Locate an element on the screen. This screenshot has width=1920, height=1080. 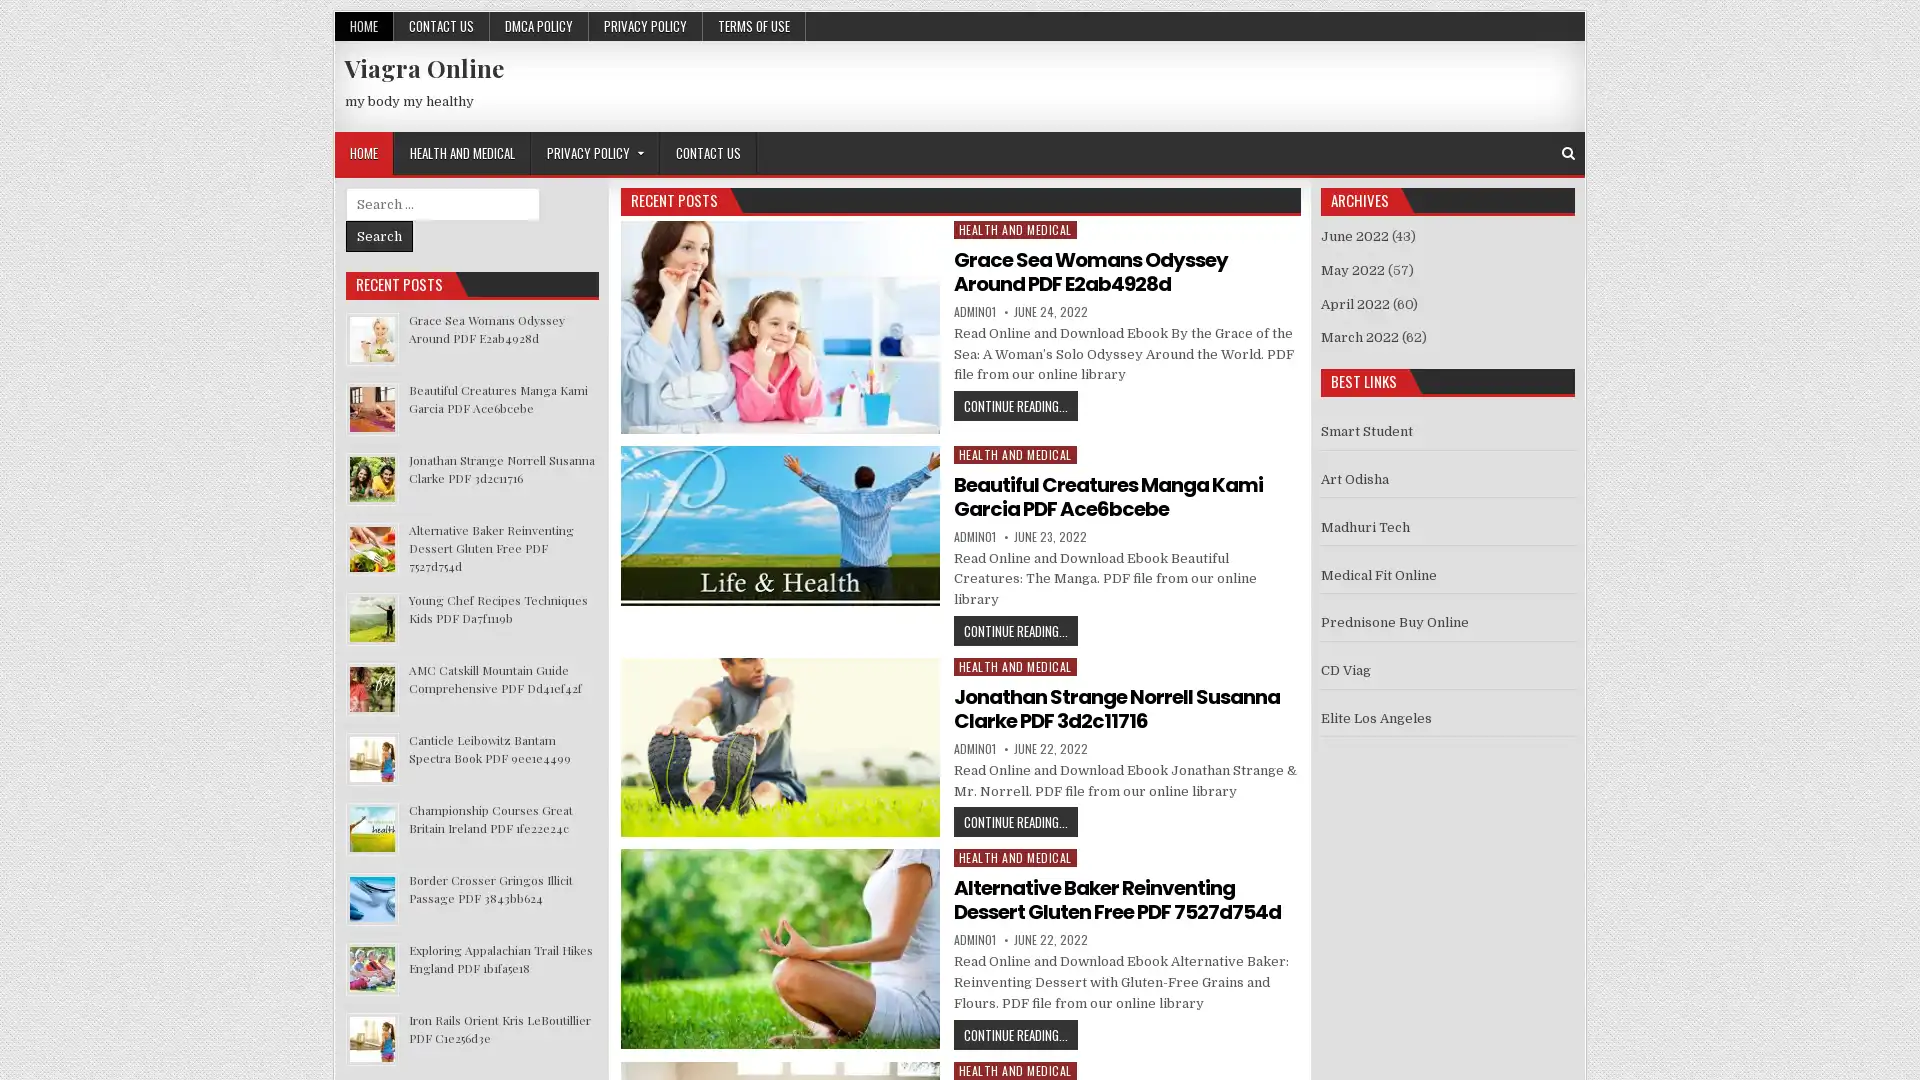
Search is located at coordinates (378, 235).